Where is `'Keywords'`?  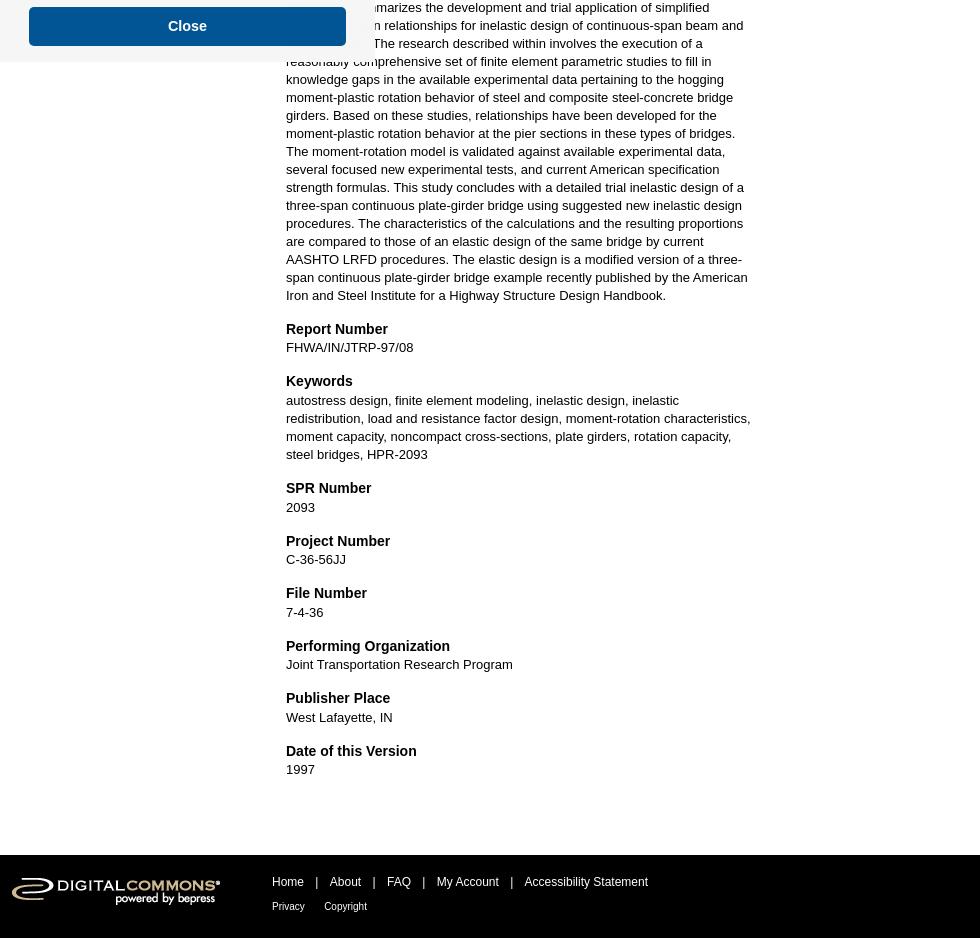
'Keywords' is located at coordinates (318, 380).